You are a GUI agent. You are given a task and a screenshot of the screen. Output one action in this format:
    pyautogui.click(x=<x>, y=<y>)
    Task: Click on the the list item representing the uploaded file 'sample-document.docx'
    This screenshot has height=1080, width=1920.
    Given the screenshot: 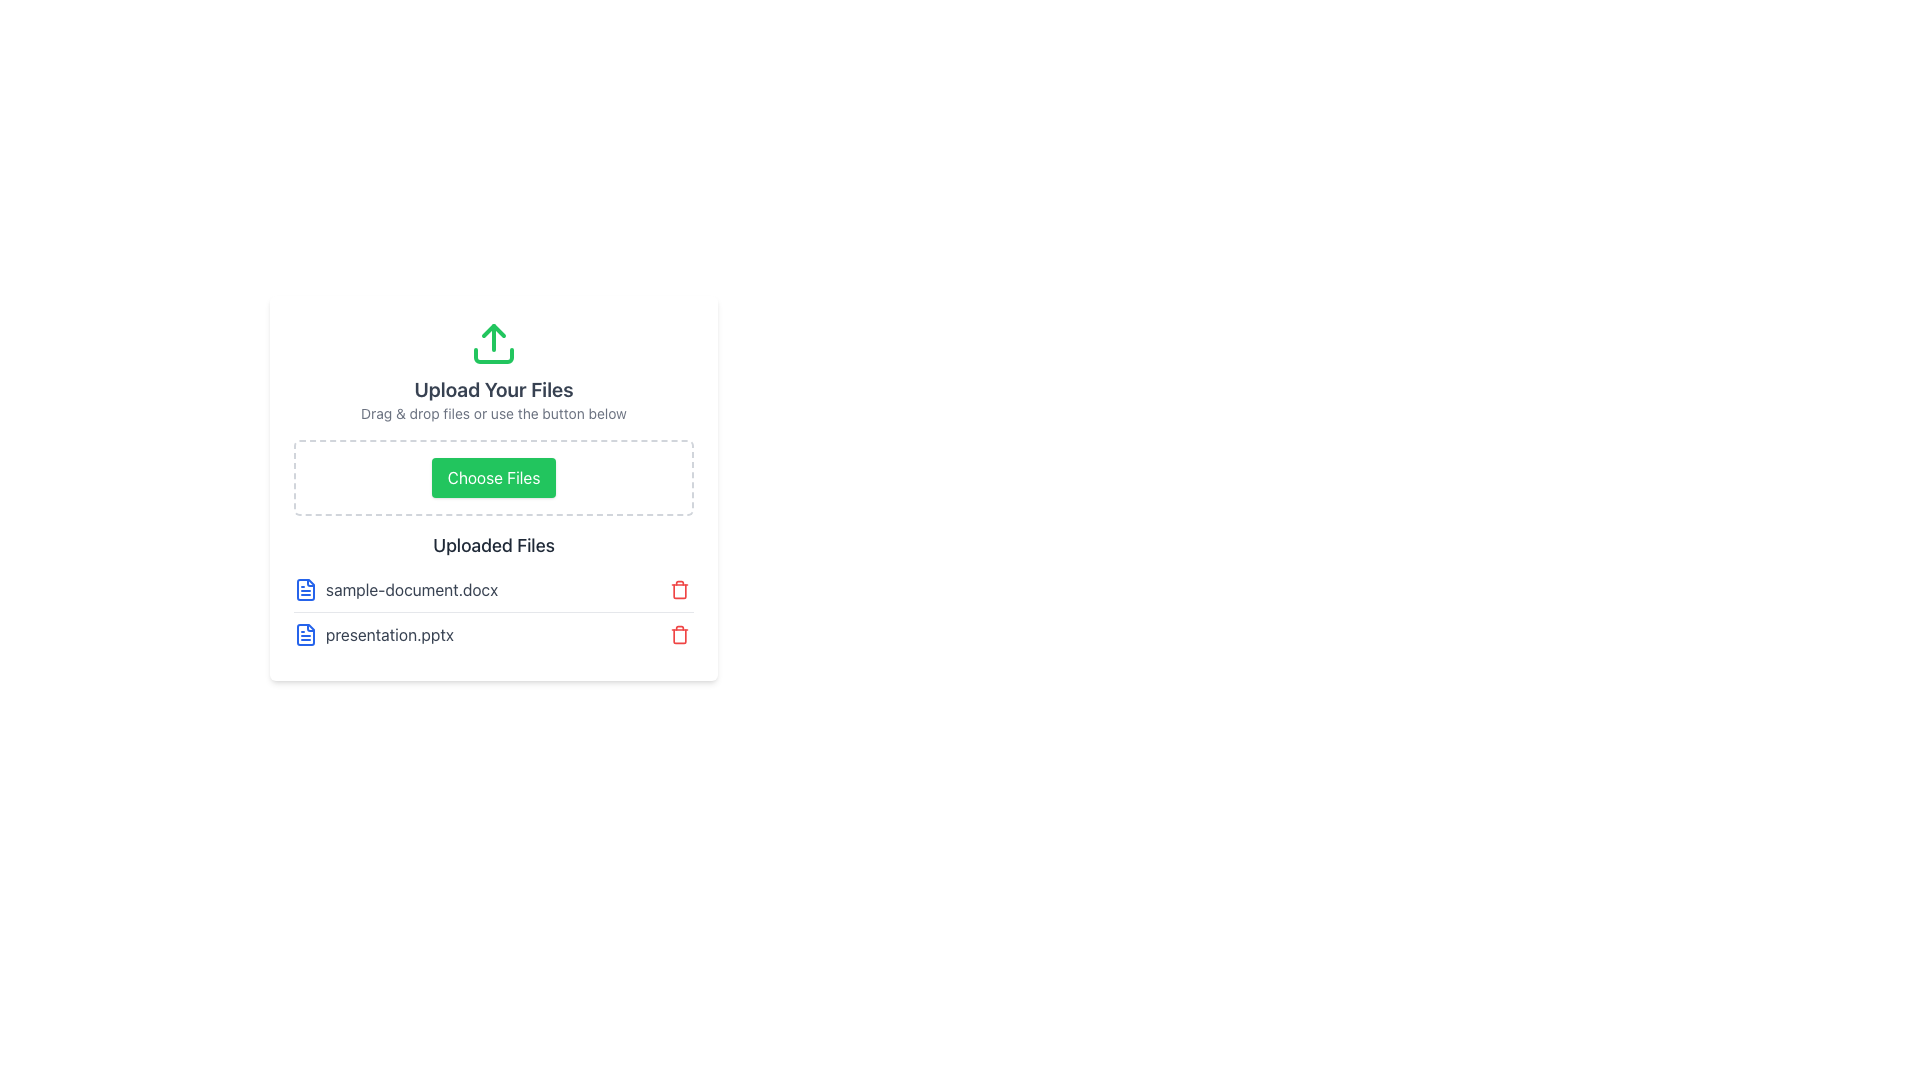 What is the action you would take?
    pyautogui.click(x=494, y=589)
    